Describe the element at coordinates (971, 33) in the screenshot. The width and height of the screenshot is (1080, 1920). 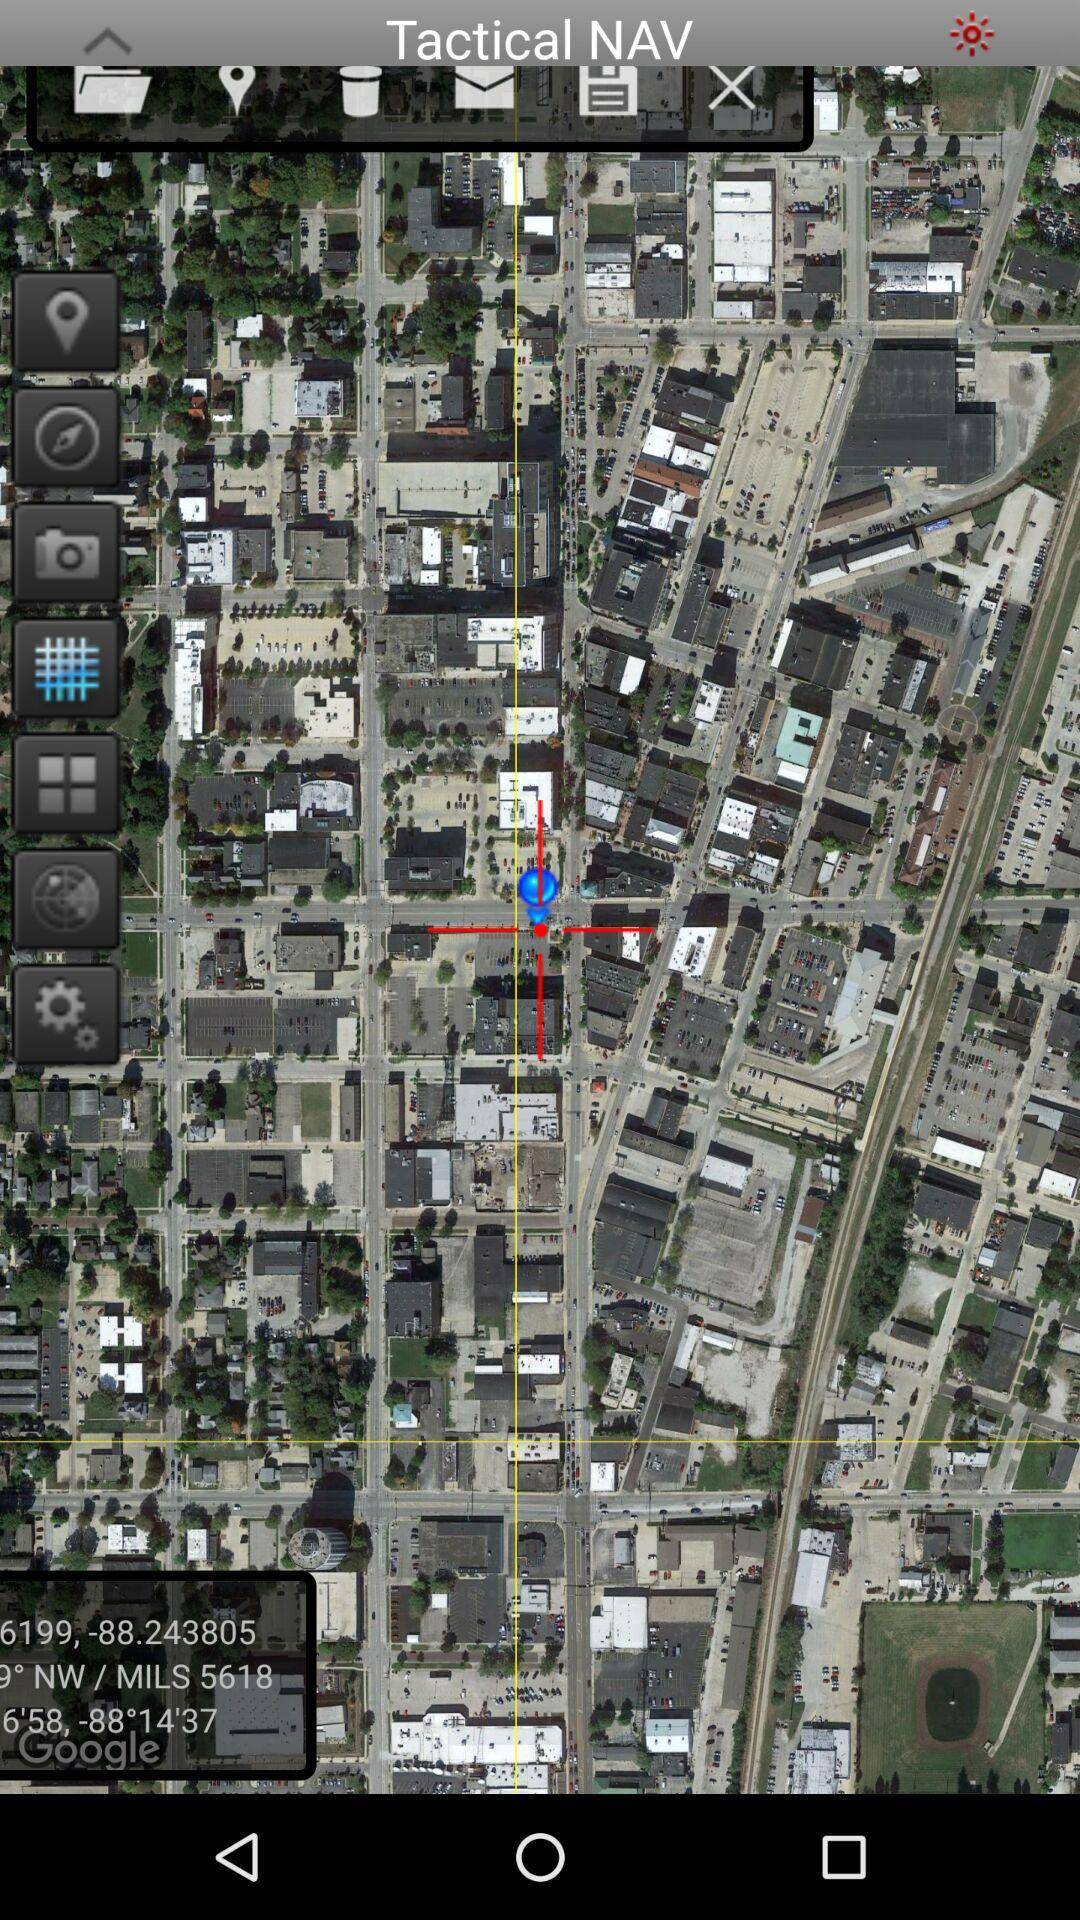
I see `icon at the top right corner` at that location.